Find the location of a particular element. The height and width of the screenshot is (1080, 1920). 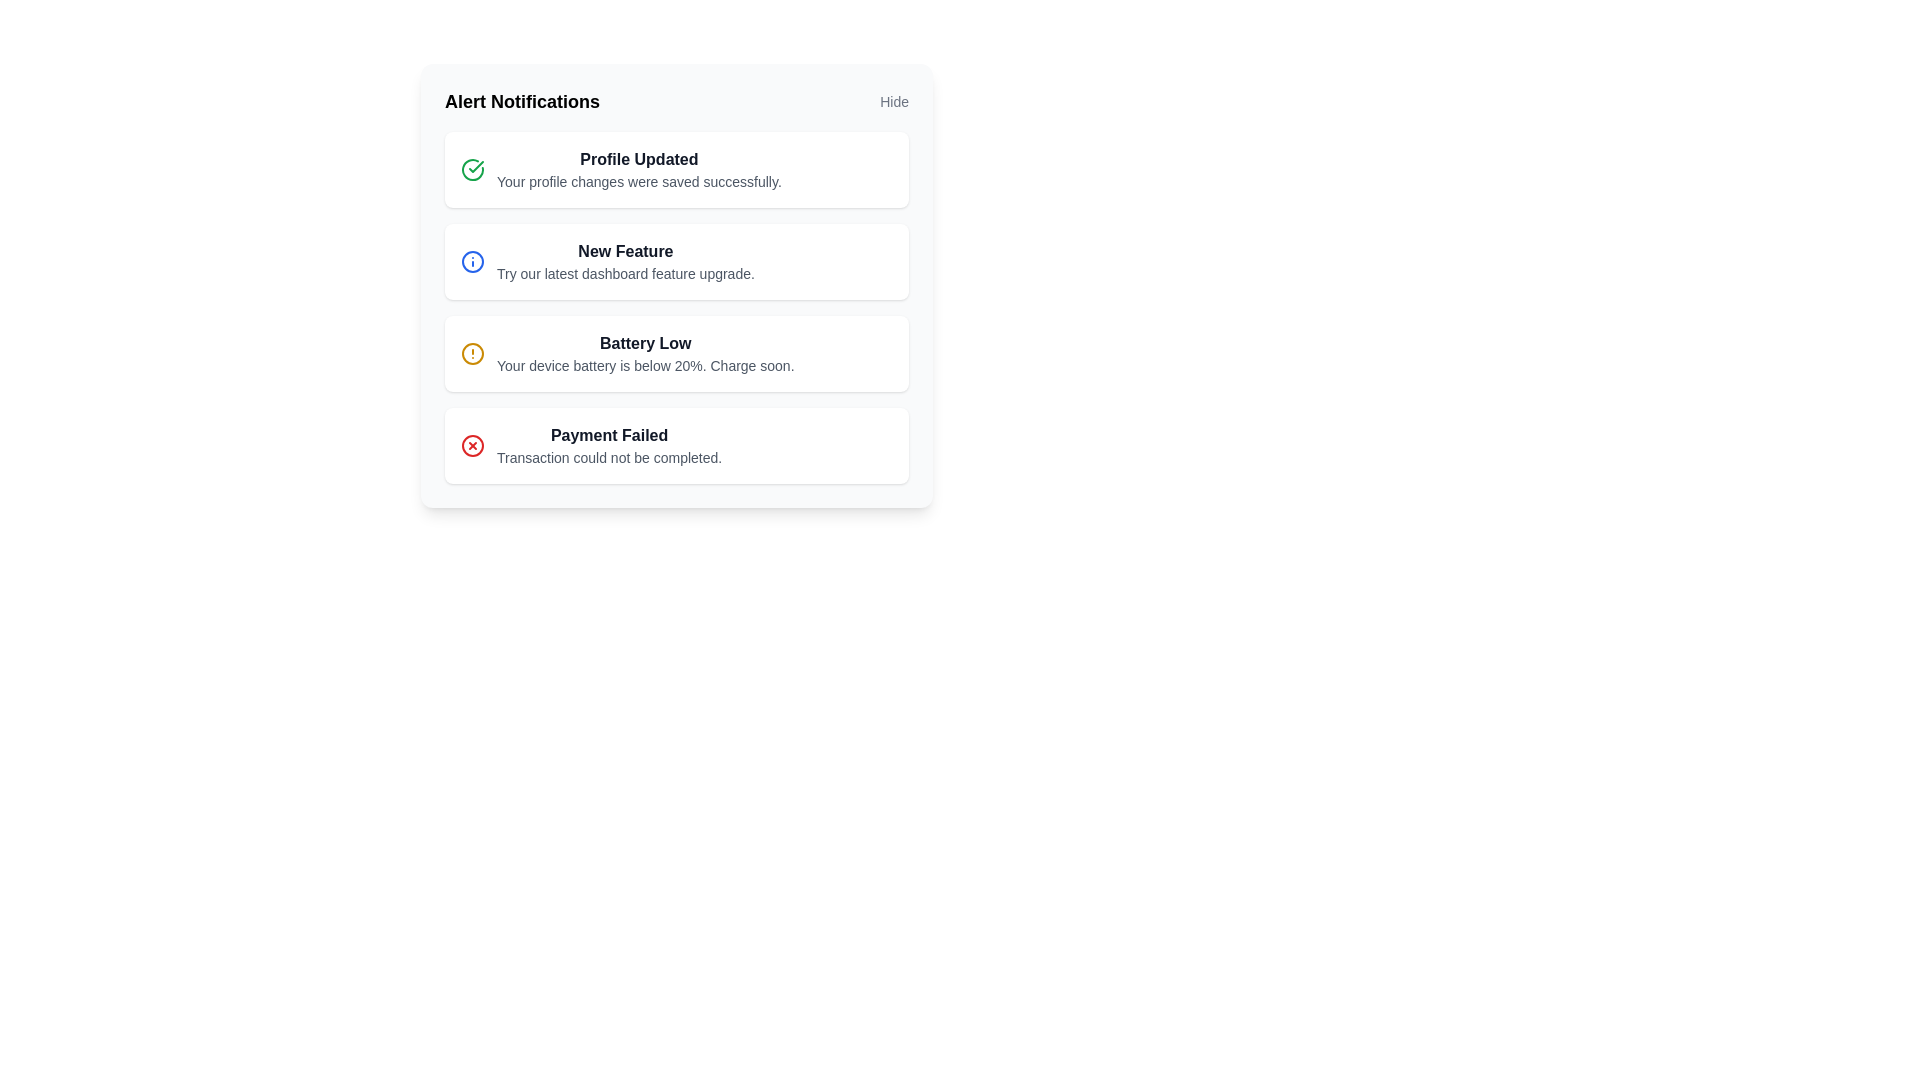

text snippet 'Your device battery is below 20%. Charge soon.' located in the third notification card titled 'Alert Notifications', directly beneath the bold heading 'Battery Low' is located at coordinates (645, 366).